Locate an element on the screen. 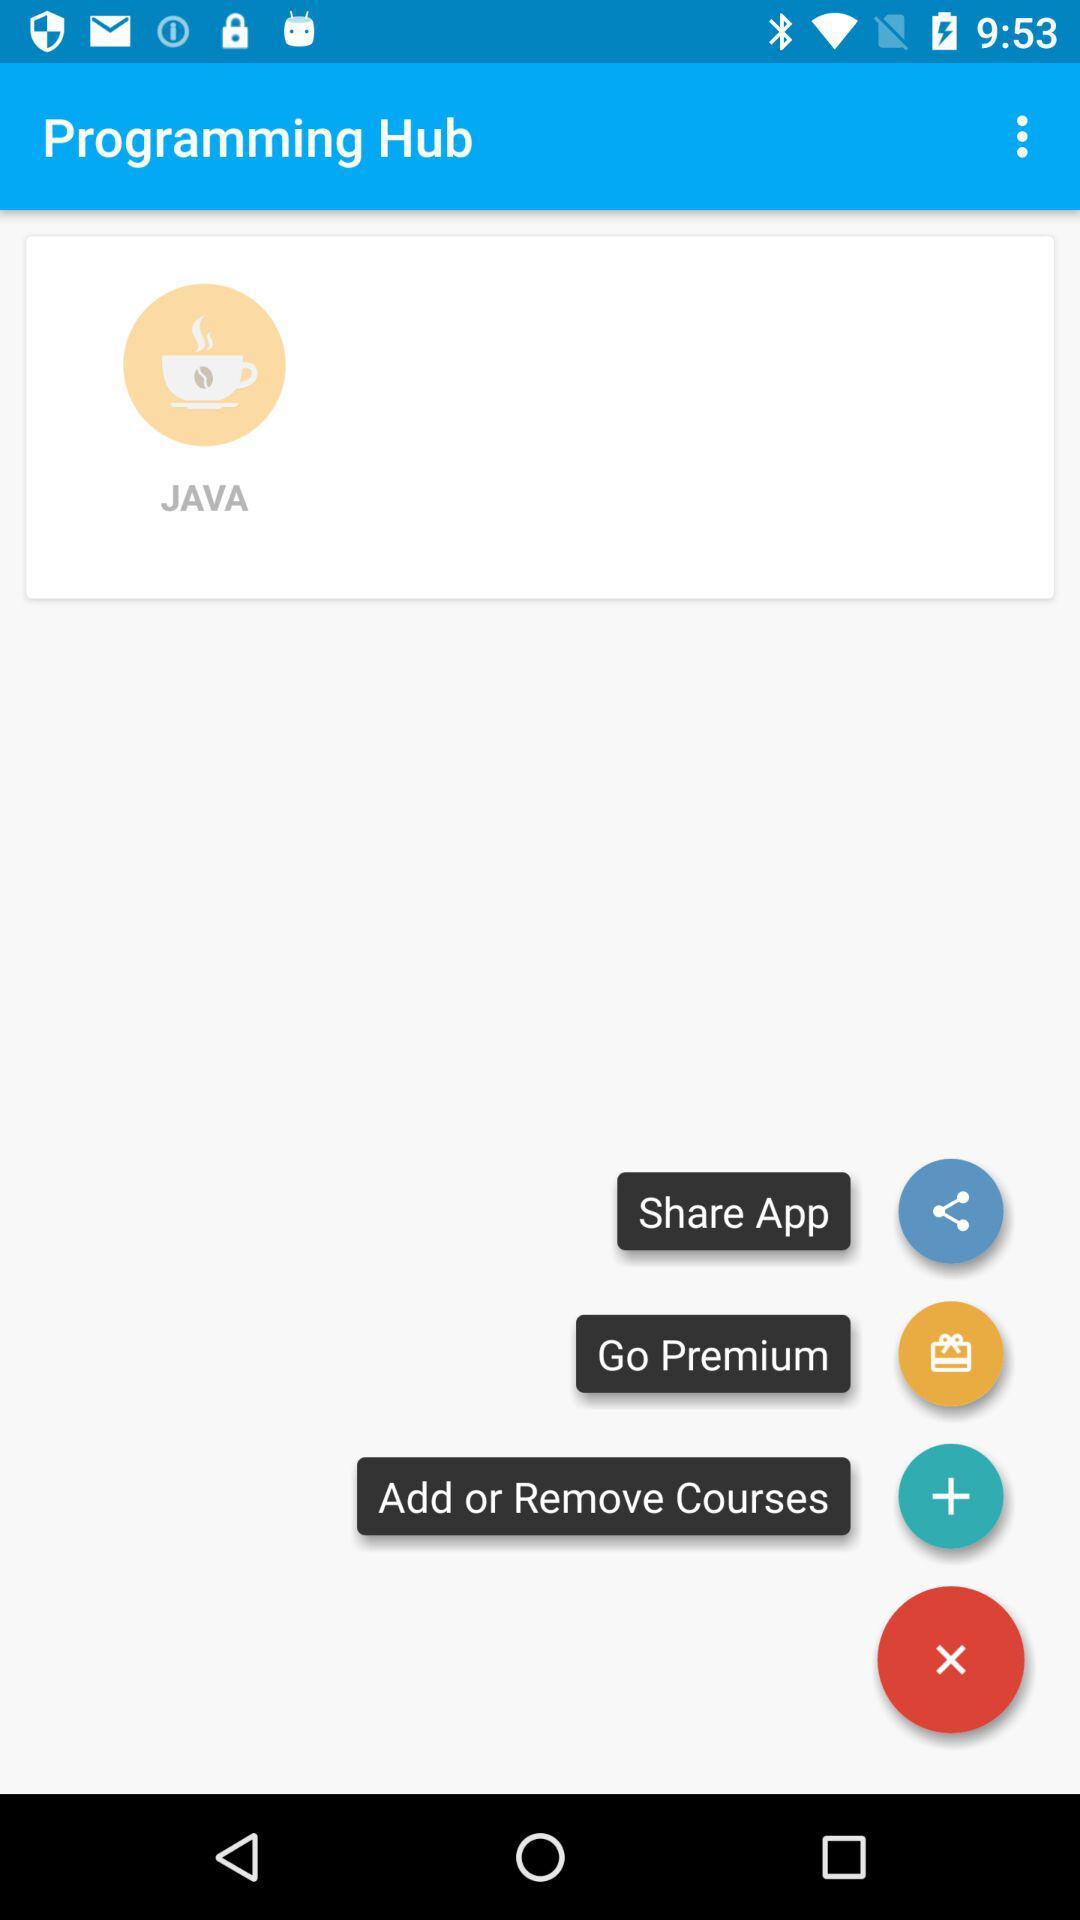 The width and height of the screenshot is (1080, 1920). item below the go premium is located at coordinates (602, 1496).